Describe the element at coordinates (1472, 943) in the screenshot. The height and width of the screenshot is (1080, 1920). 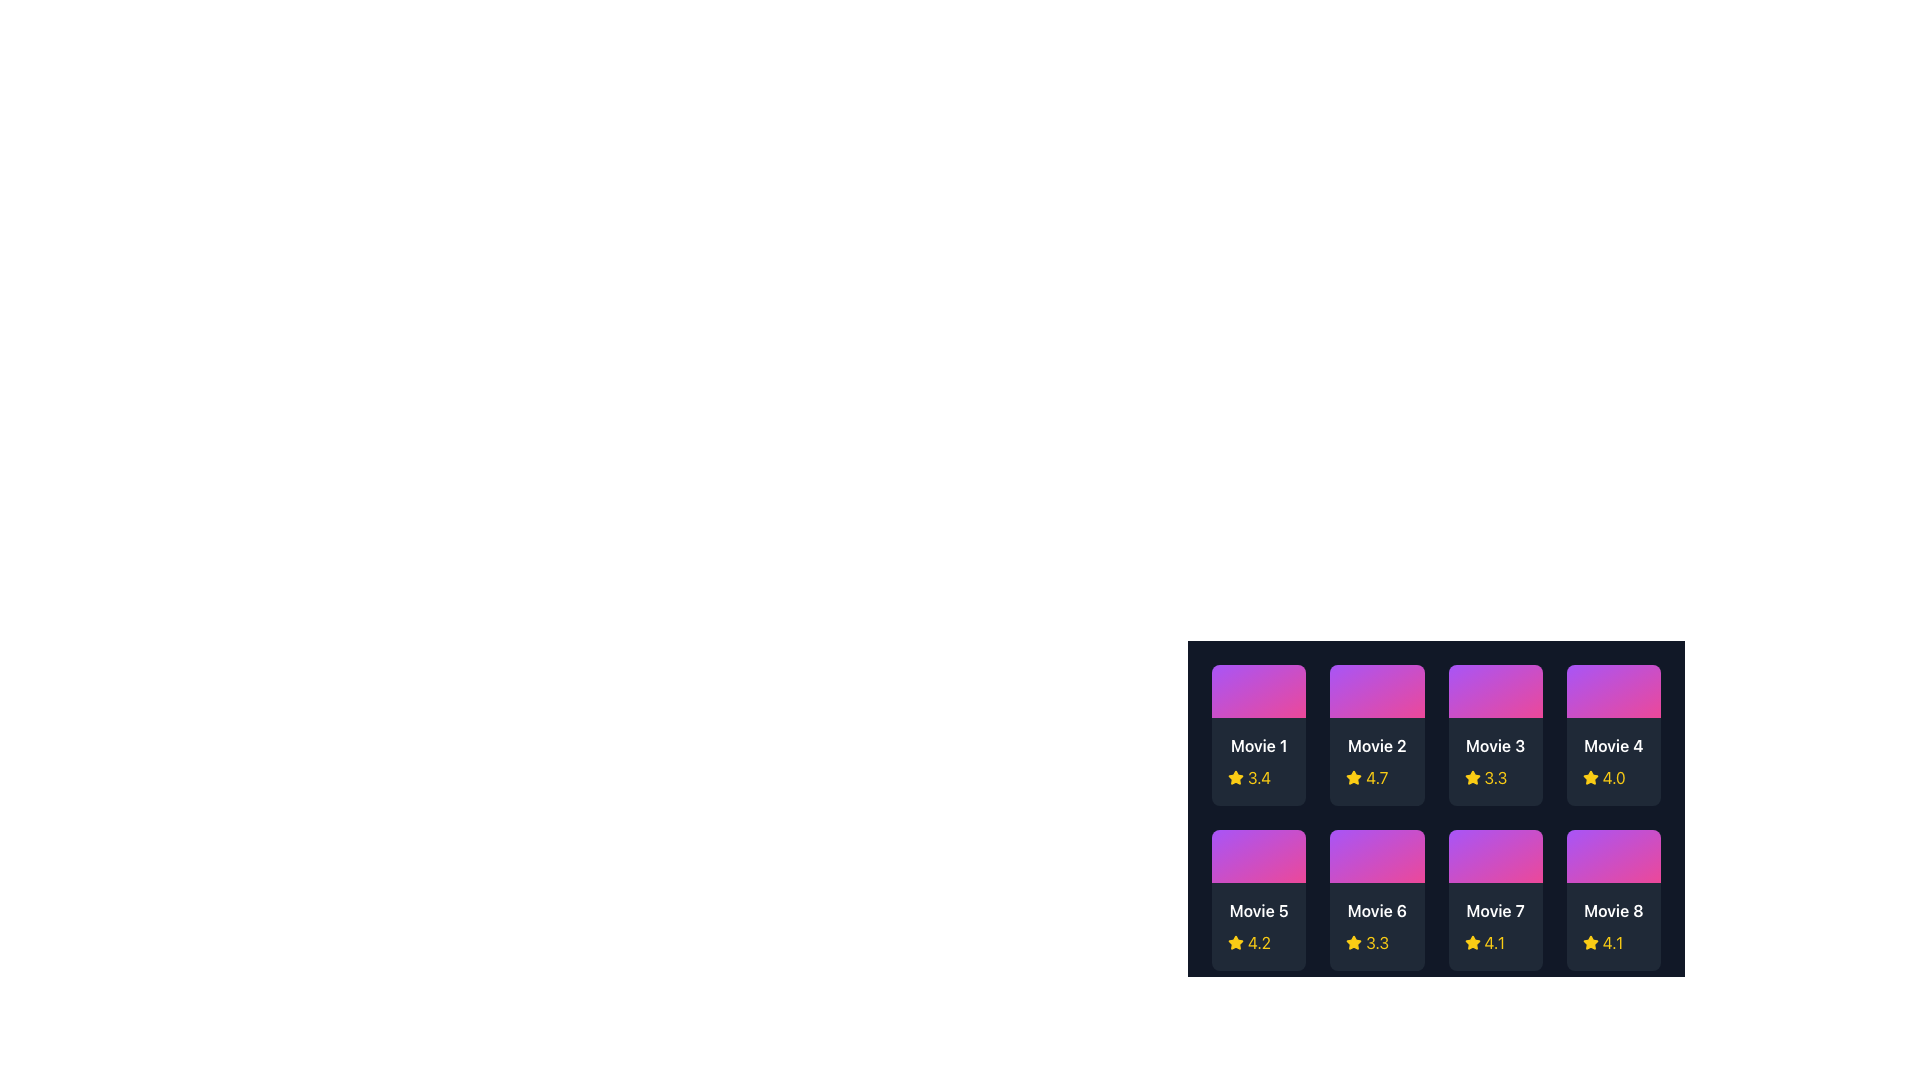
I see `the yellow star icon representing the rating for 'Movie 7', located in the second row, third column of the grid layout` at that location.